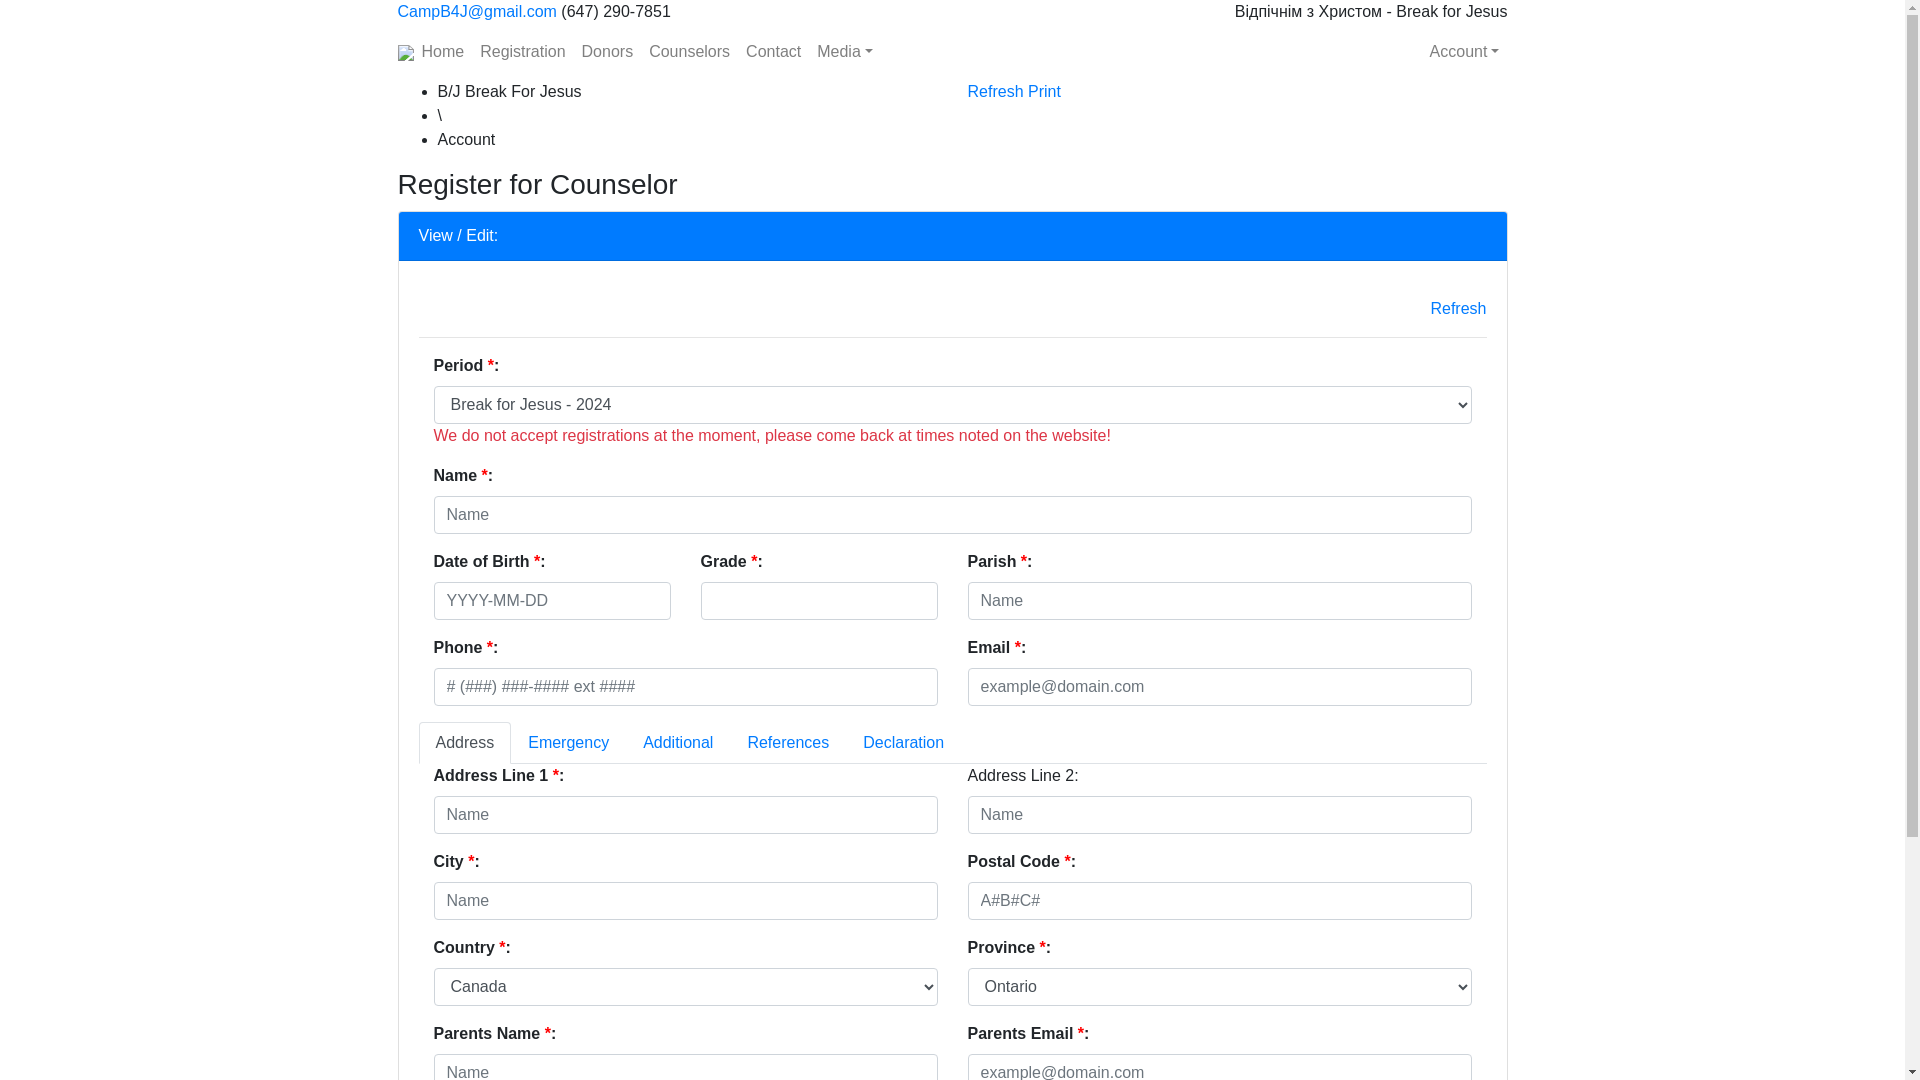 This screenshot has height=1080, width=1920. Describe the element at coordinates (1027, 91) in the screenshot. I see `'Print'` at that location.